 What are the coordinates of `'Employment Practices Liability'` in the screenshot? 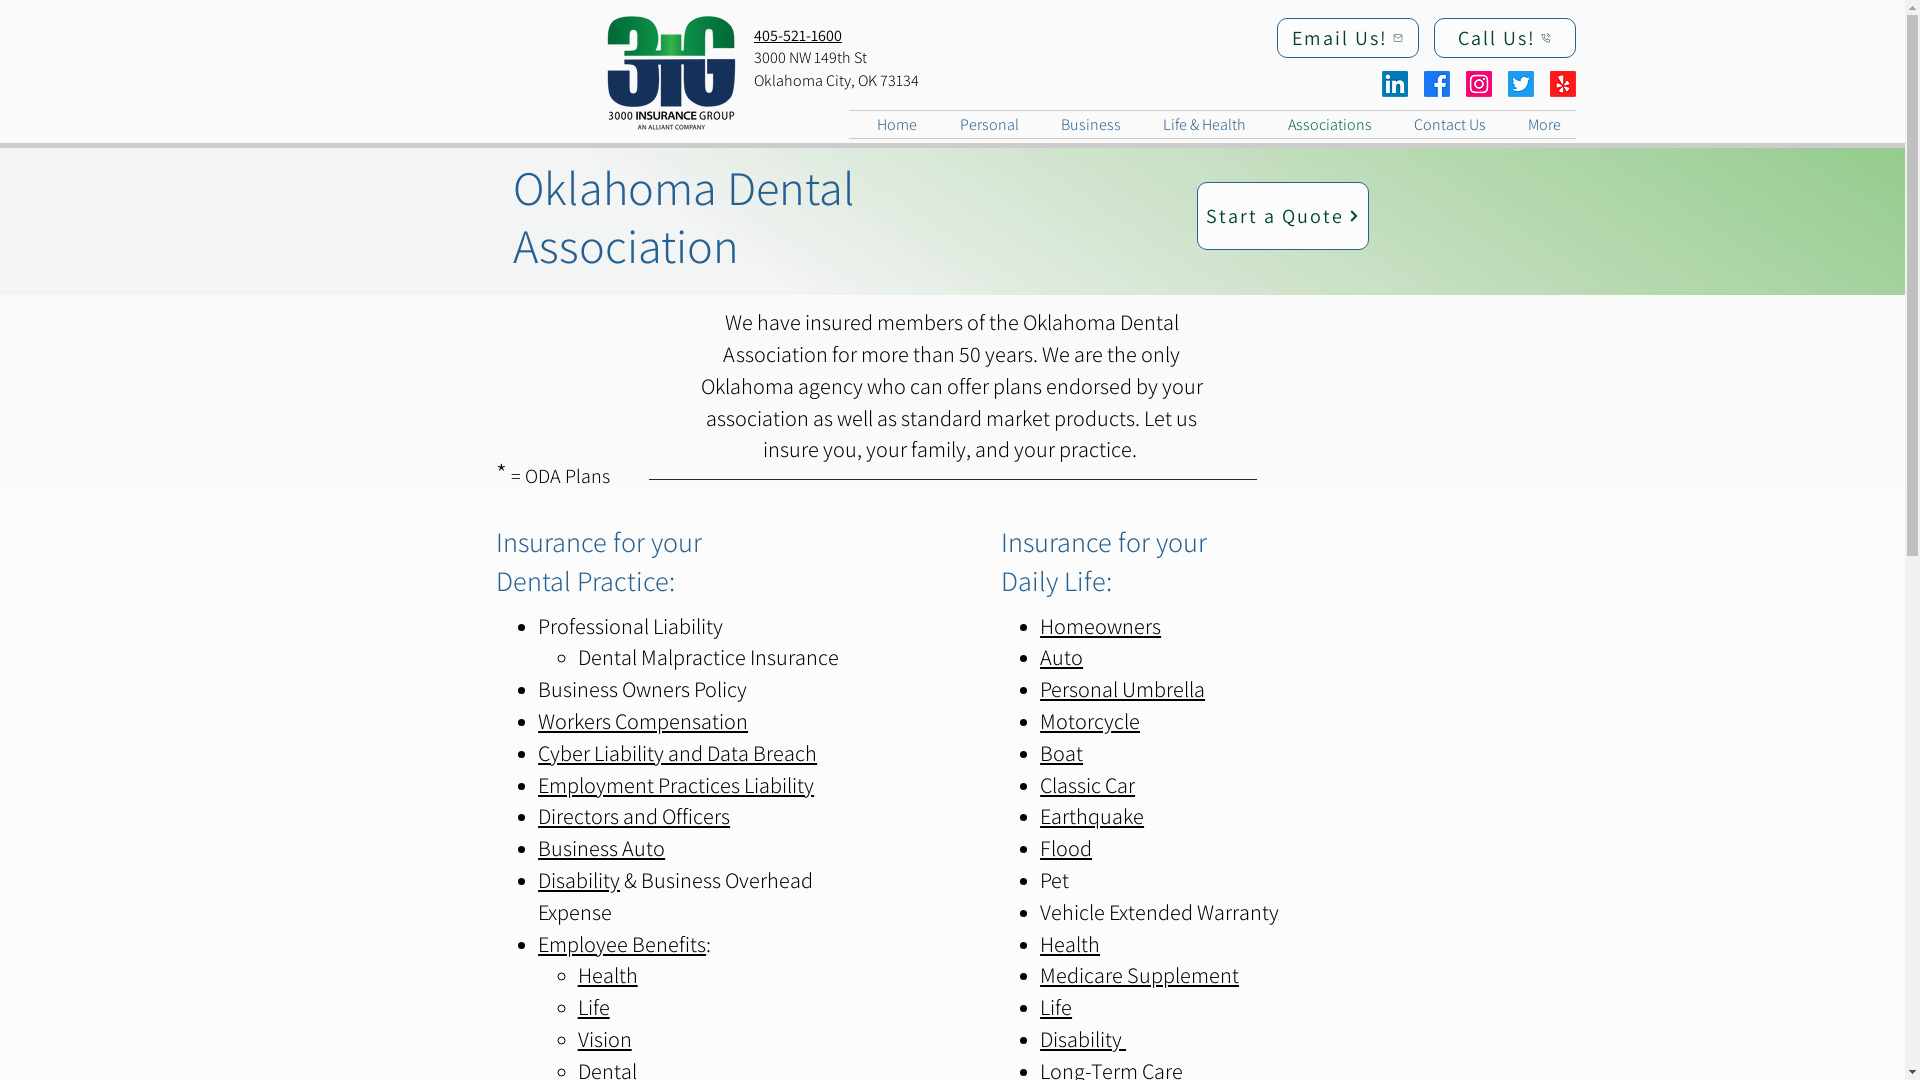 It's located at (537, 784).